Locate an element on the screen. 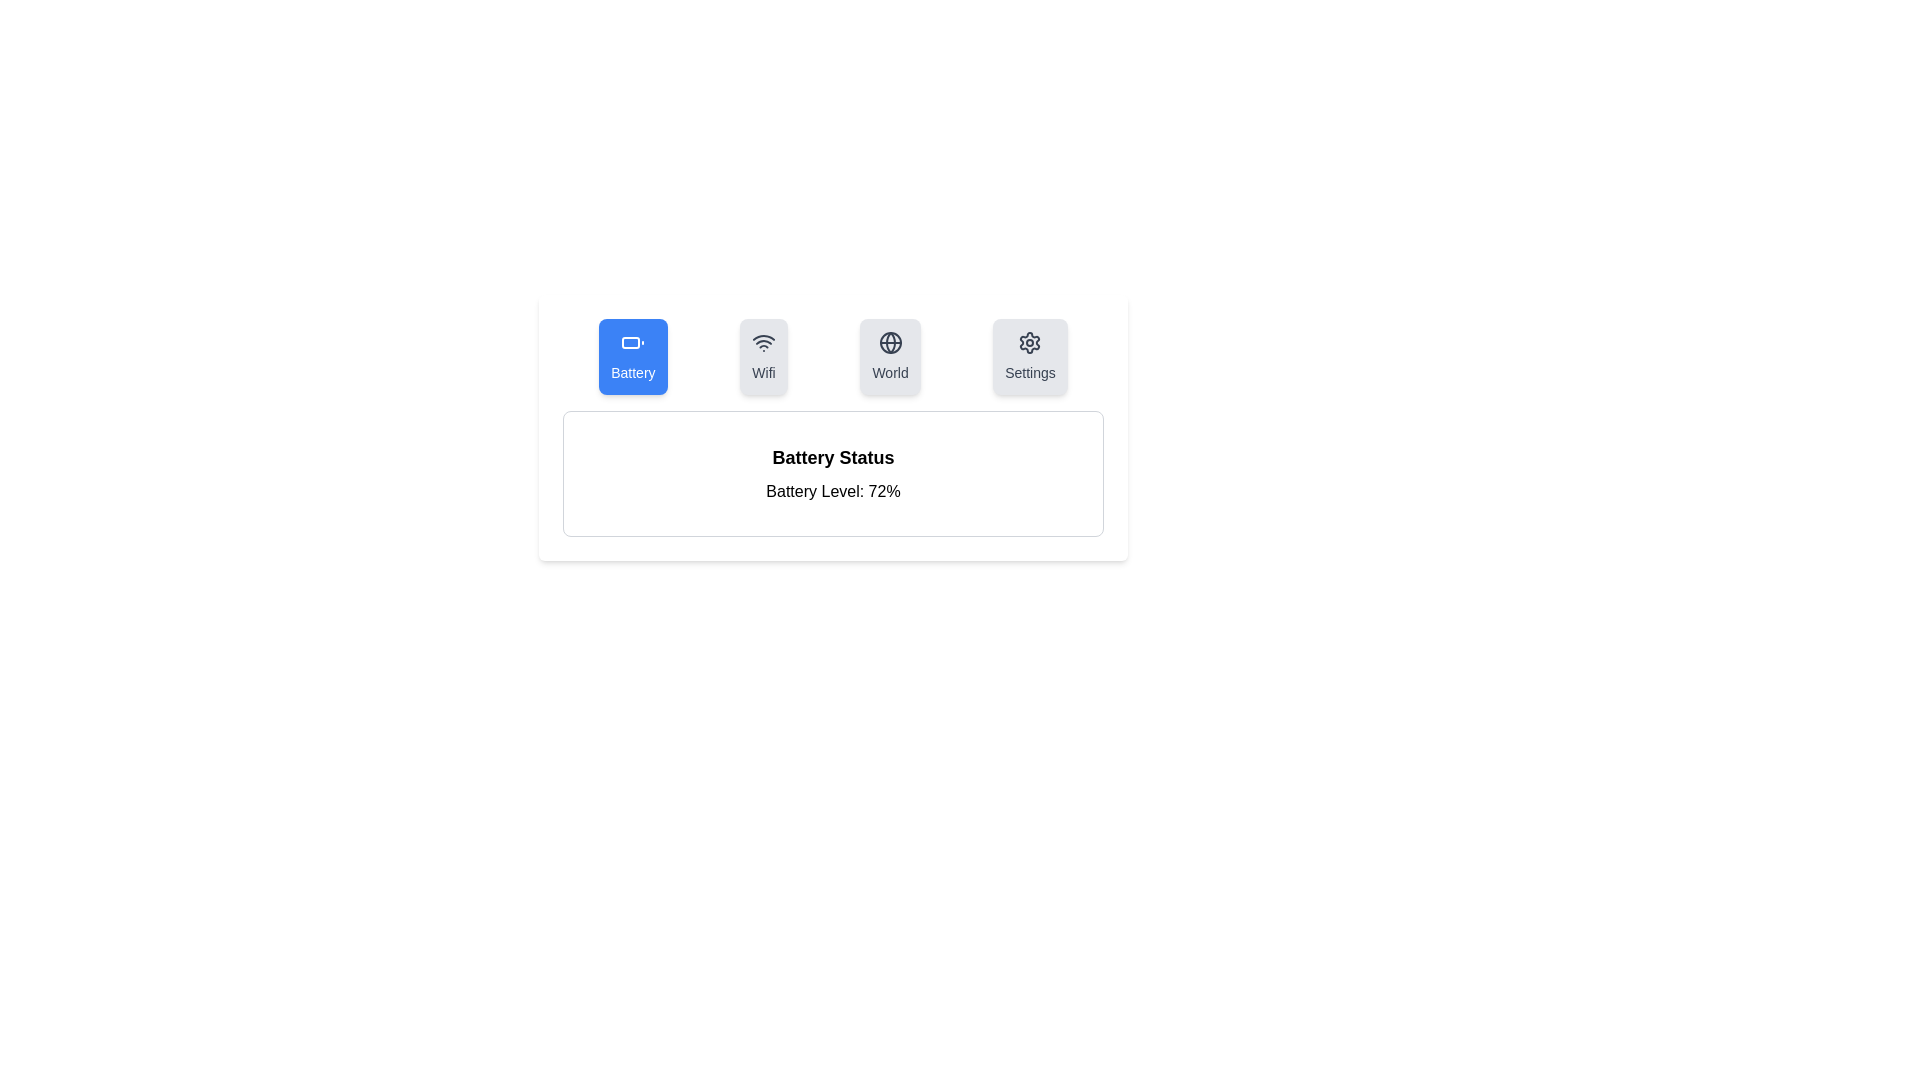 This screenshot has height=1080, width=1920. the tab labeled Wifi by clicking on its icon is located at coordinates (762, 356).